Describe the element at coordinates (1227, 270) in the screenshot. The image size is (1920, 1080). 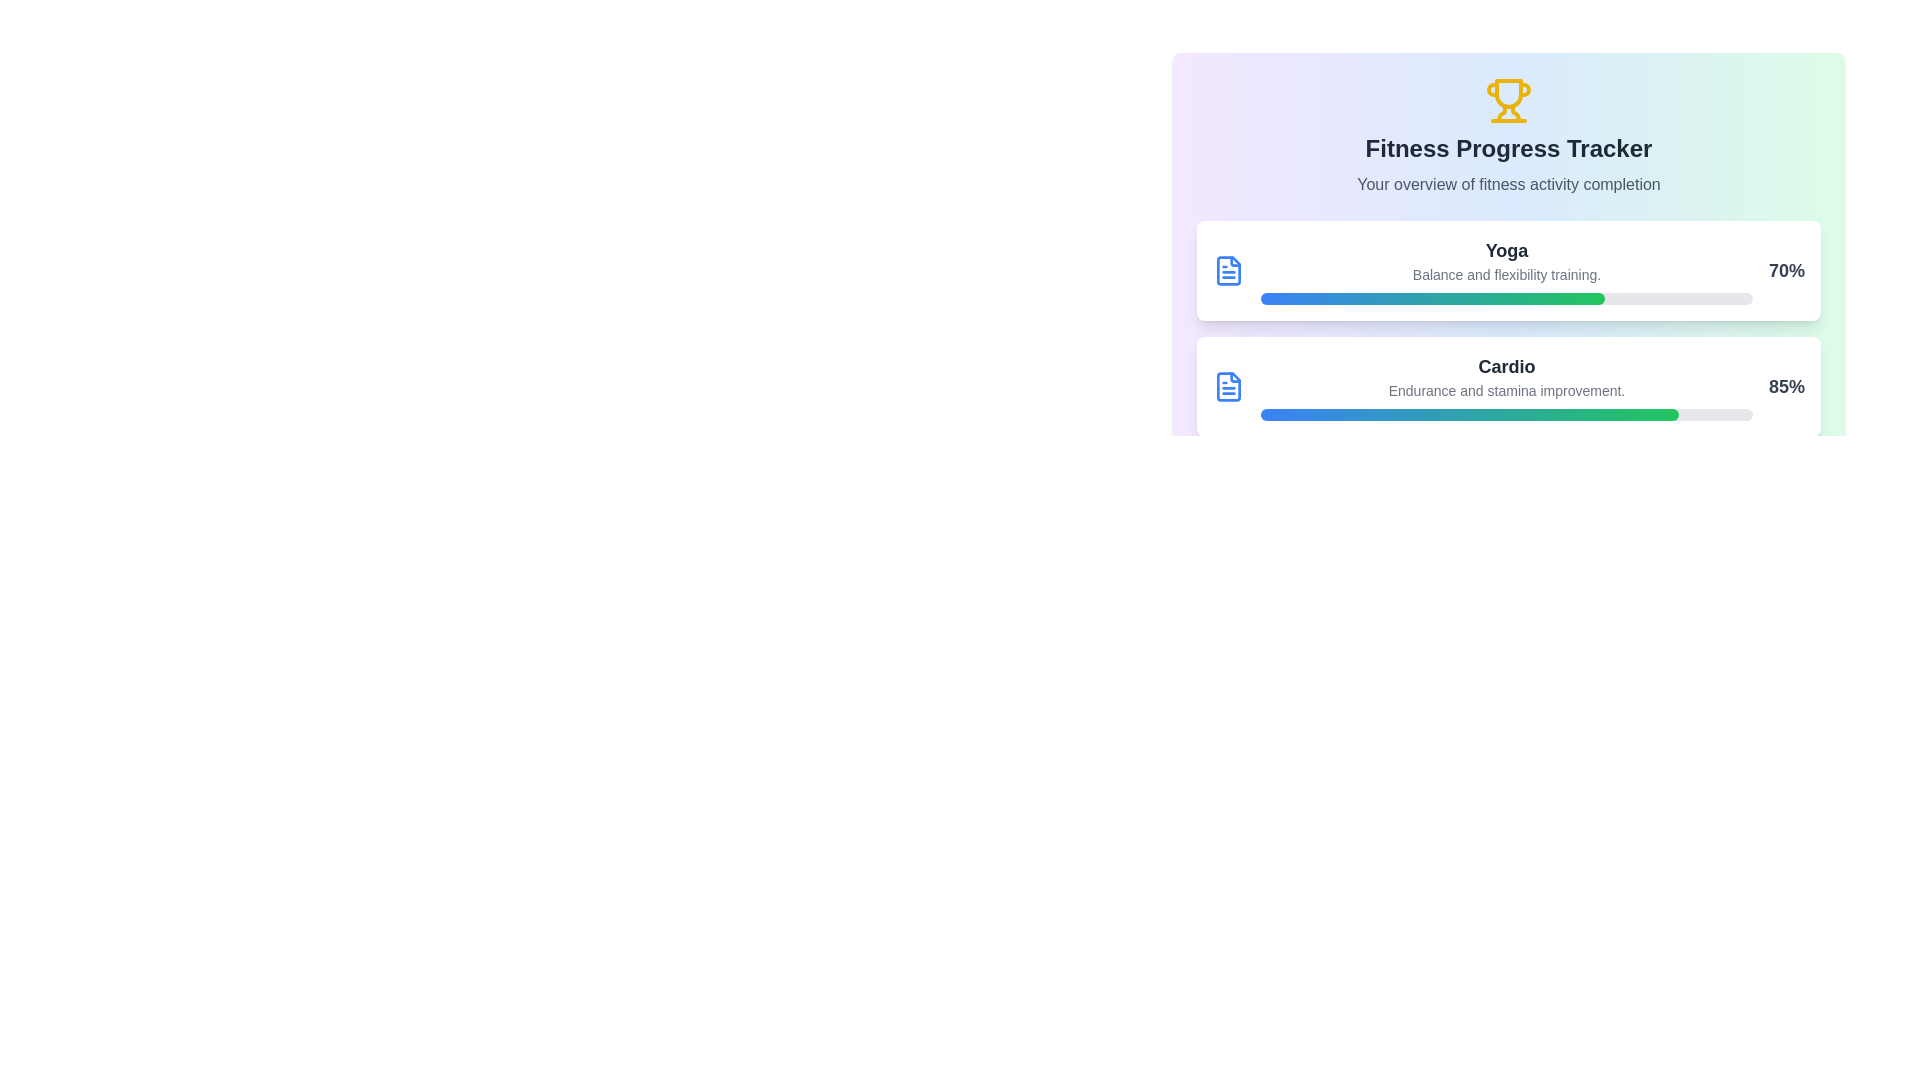
I see `the document icon located in the top-left corner of the 'Yoga' card, which represents textual data related to balance and flexibility training` at that location.